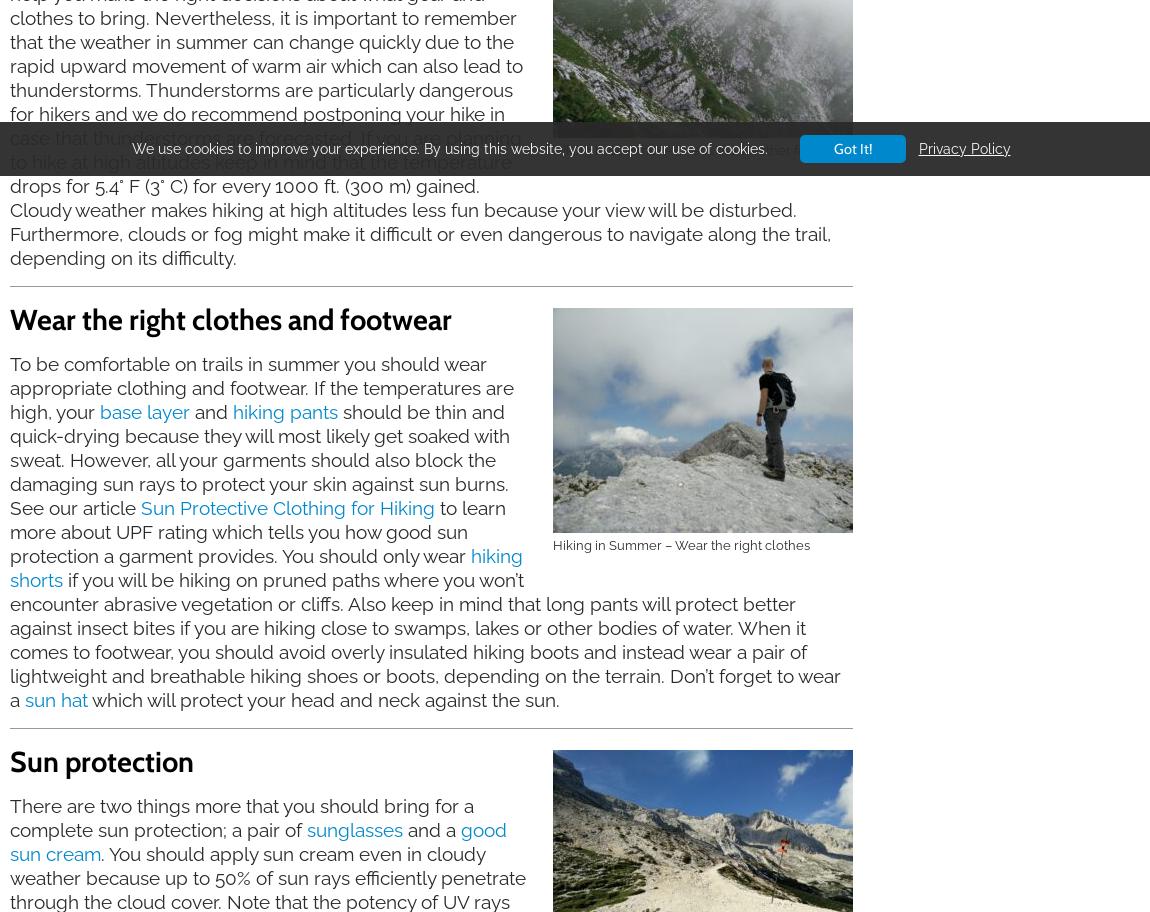 Image resolution: width=1150 pixels, height=912 pixels. I want to click on 'hiking pants', so click(284, 411).